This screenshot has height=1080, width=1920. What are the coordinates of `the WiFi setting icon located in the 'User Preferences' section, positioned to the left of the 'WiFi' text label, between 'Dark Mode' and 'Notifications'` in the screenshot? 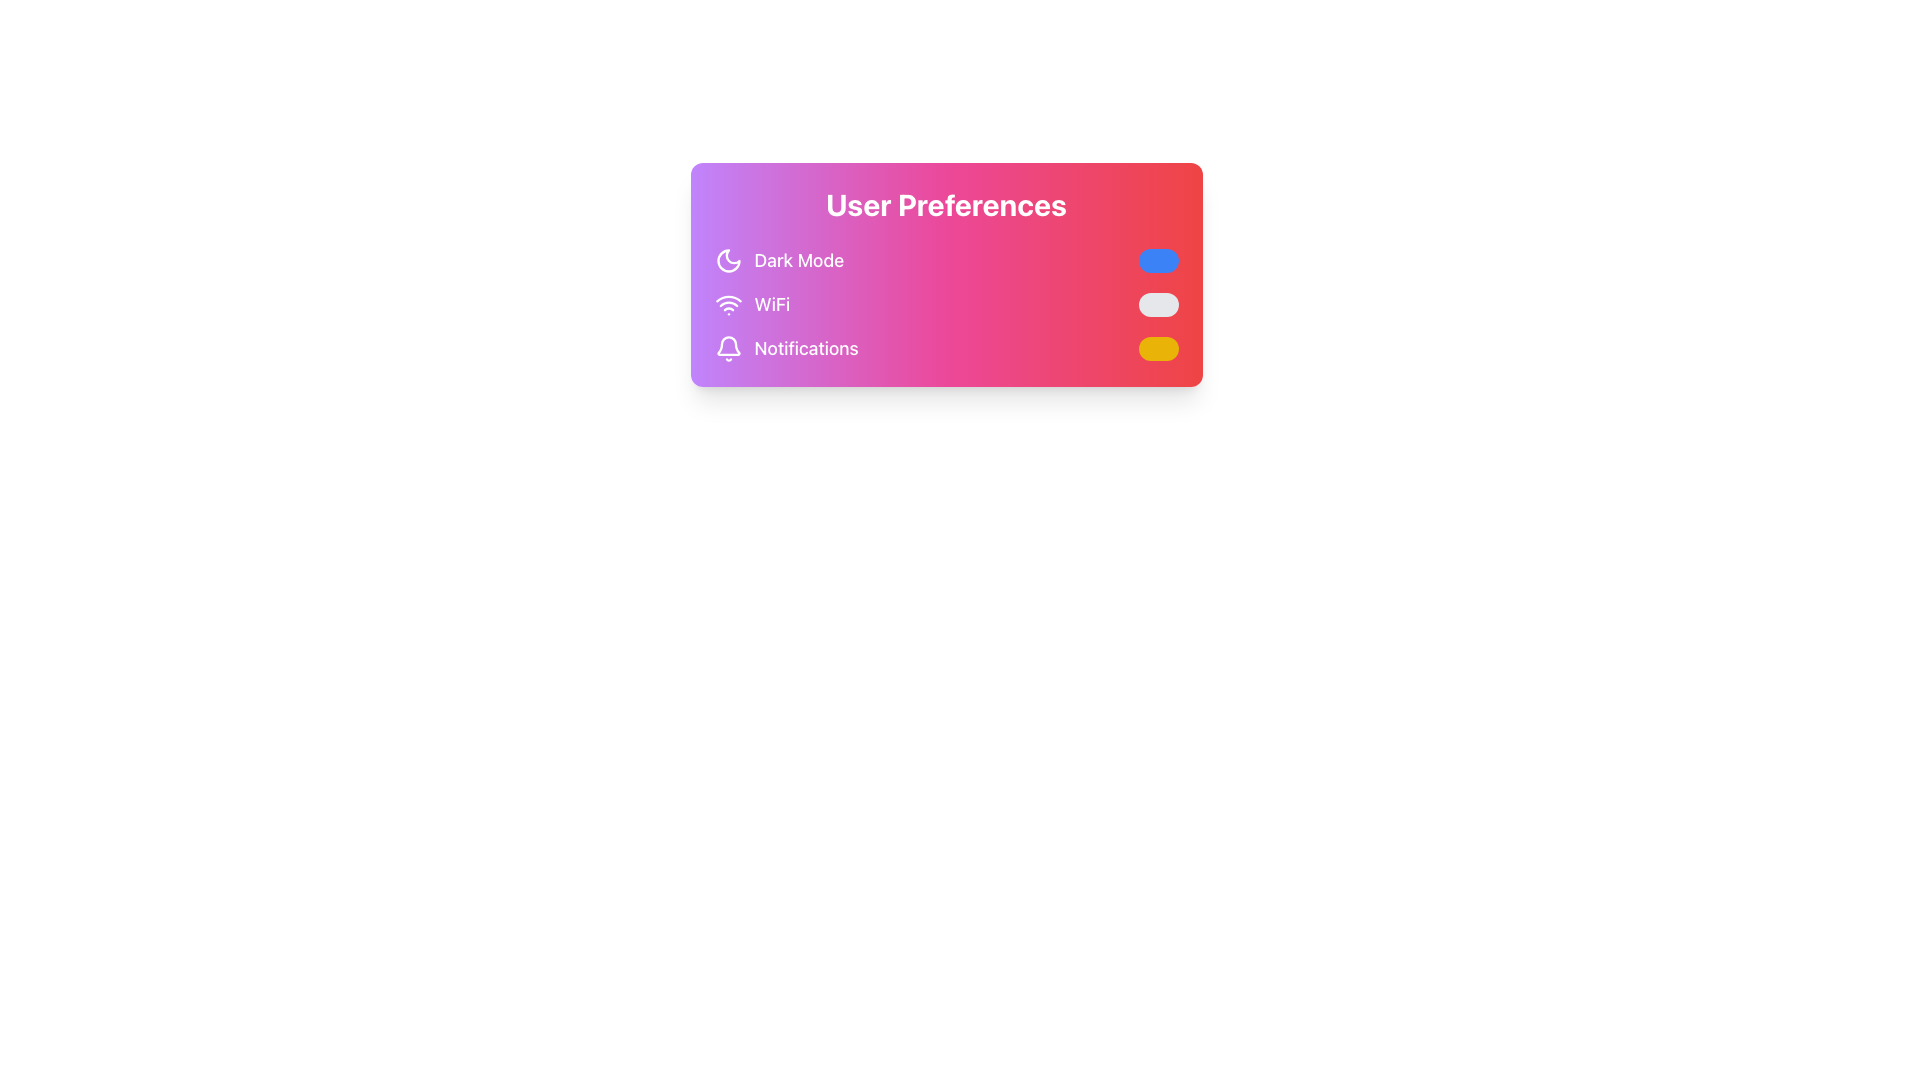 It's located at (727, 304).